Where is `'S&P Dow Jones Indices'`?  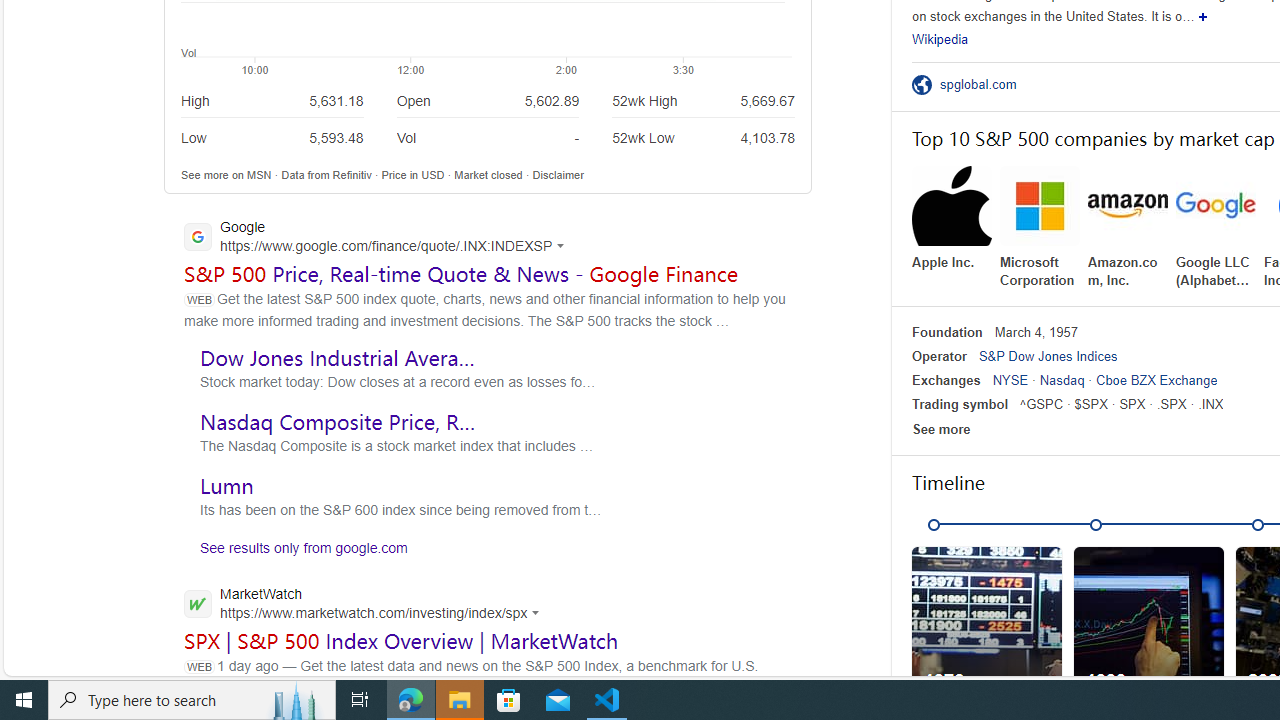 'S&P Dow Jones Indices' is located at coordinates (1046, 355).